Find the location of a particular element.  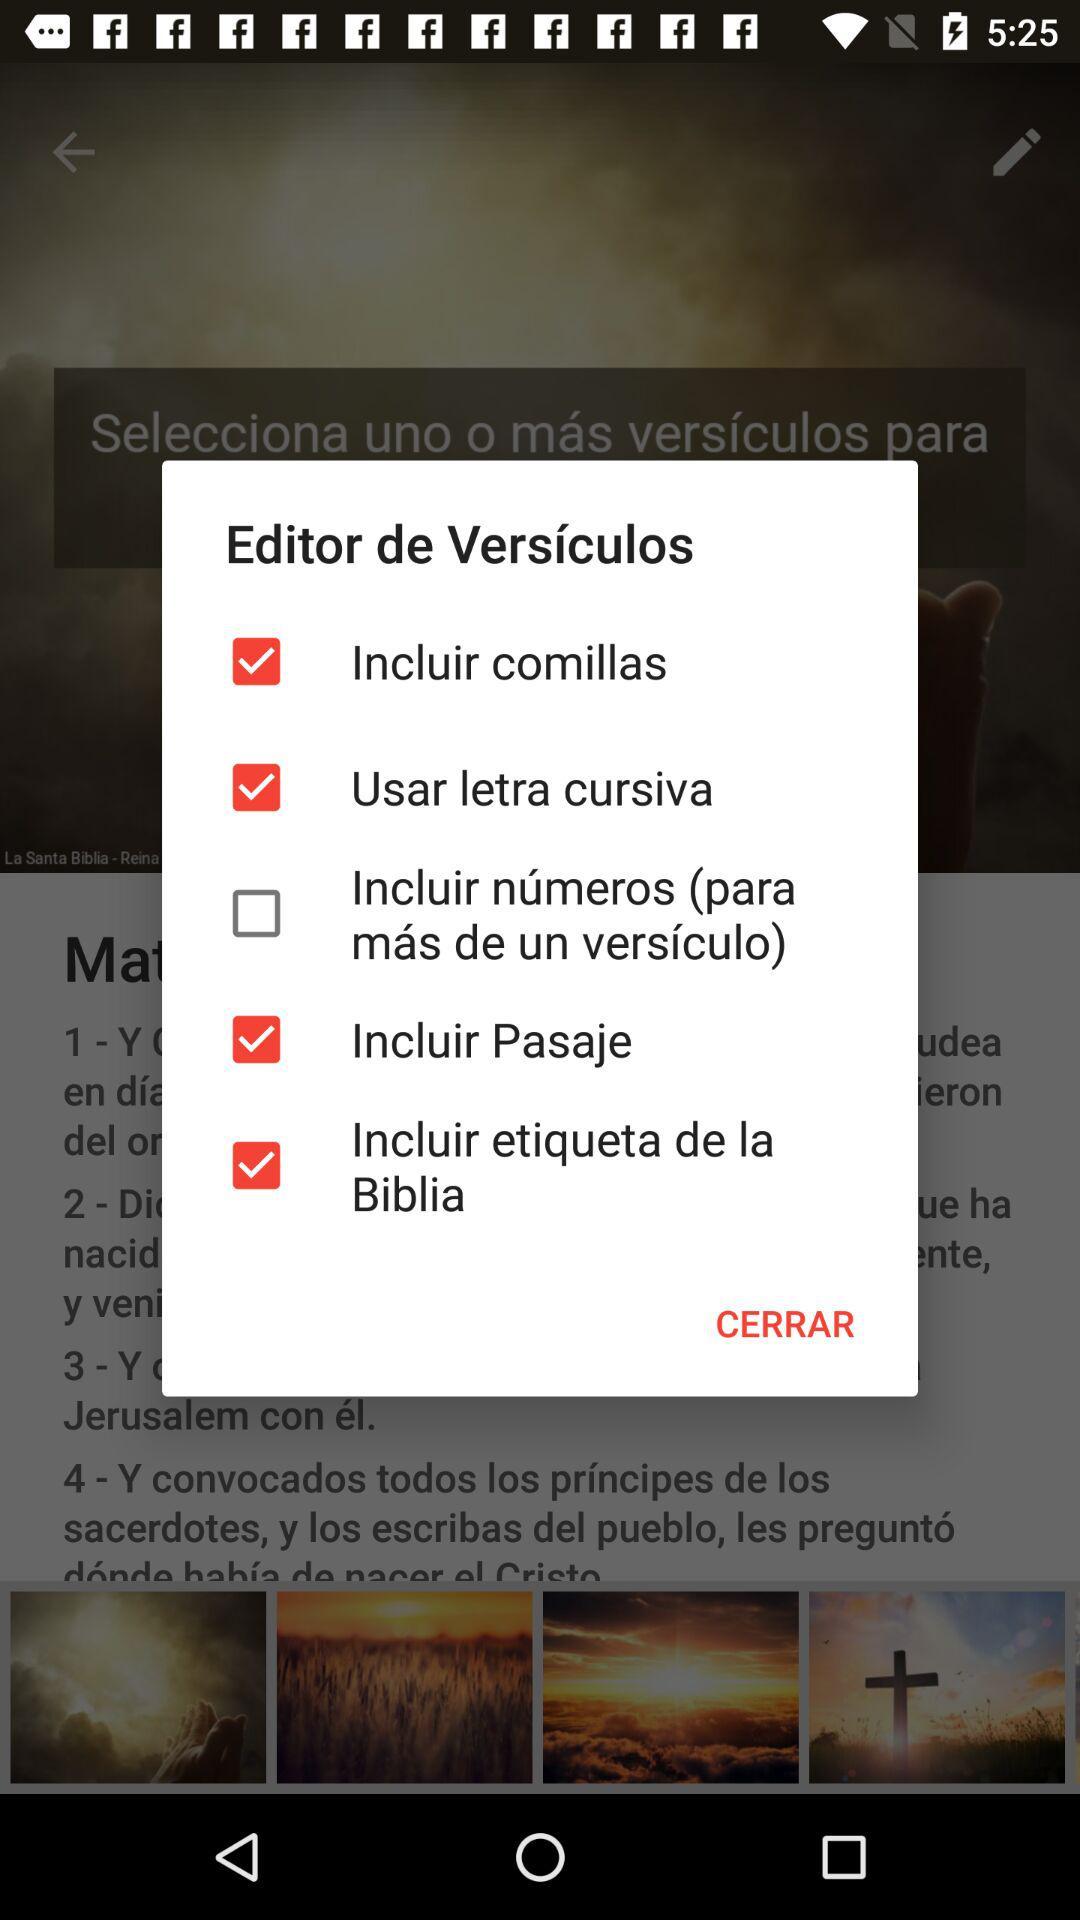

cerrar item is located at coordinates (784, 1323).